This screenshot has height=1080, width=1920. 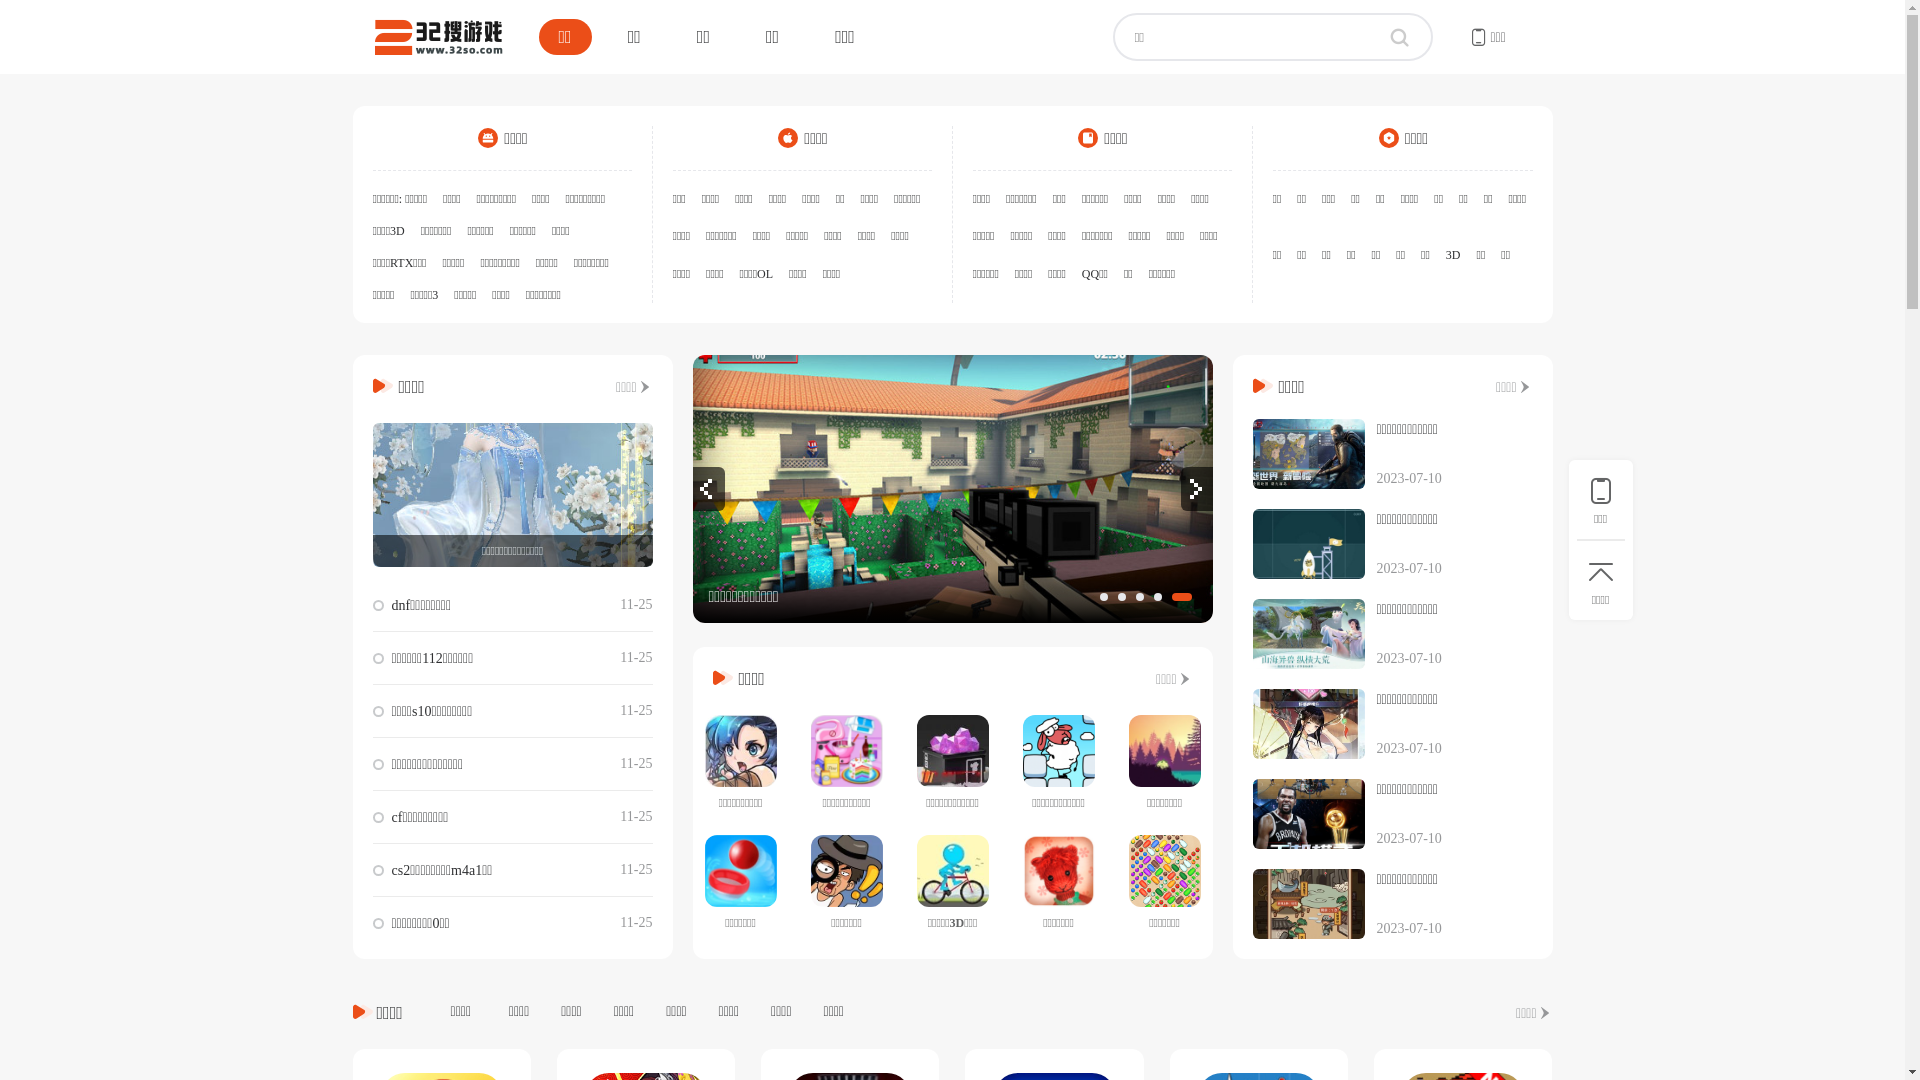 I want to click on '3D', so click(x=1453, y=253).